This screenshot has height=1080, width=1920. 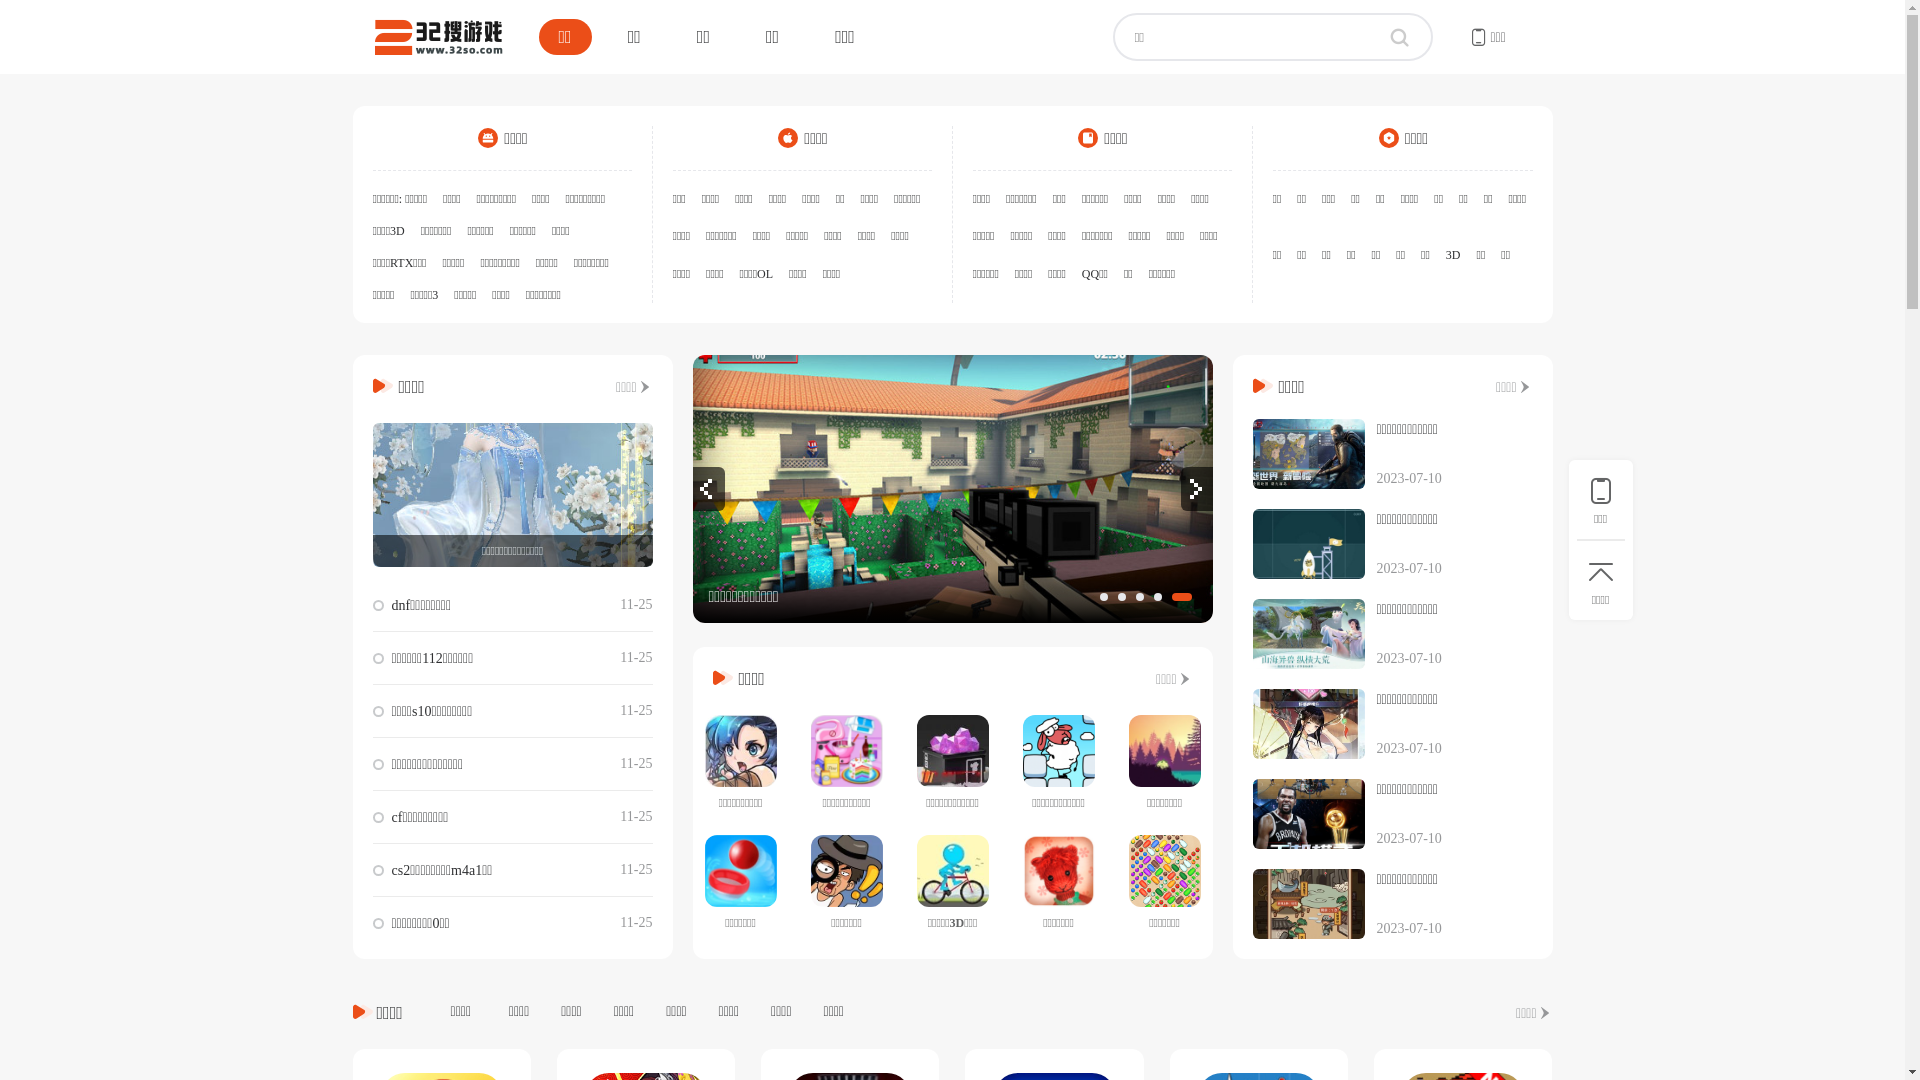 I want to click on '3D', so click(x=1453, y=253).